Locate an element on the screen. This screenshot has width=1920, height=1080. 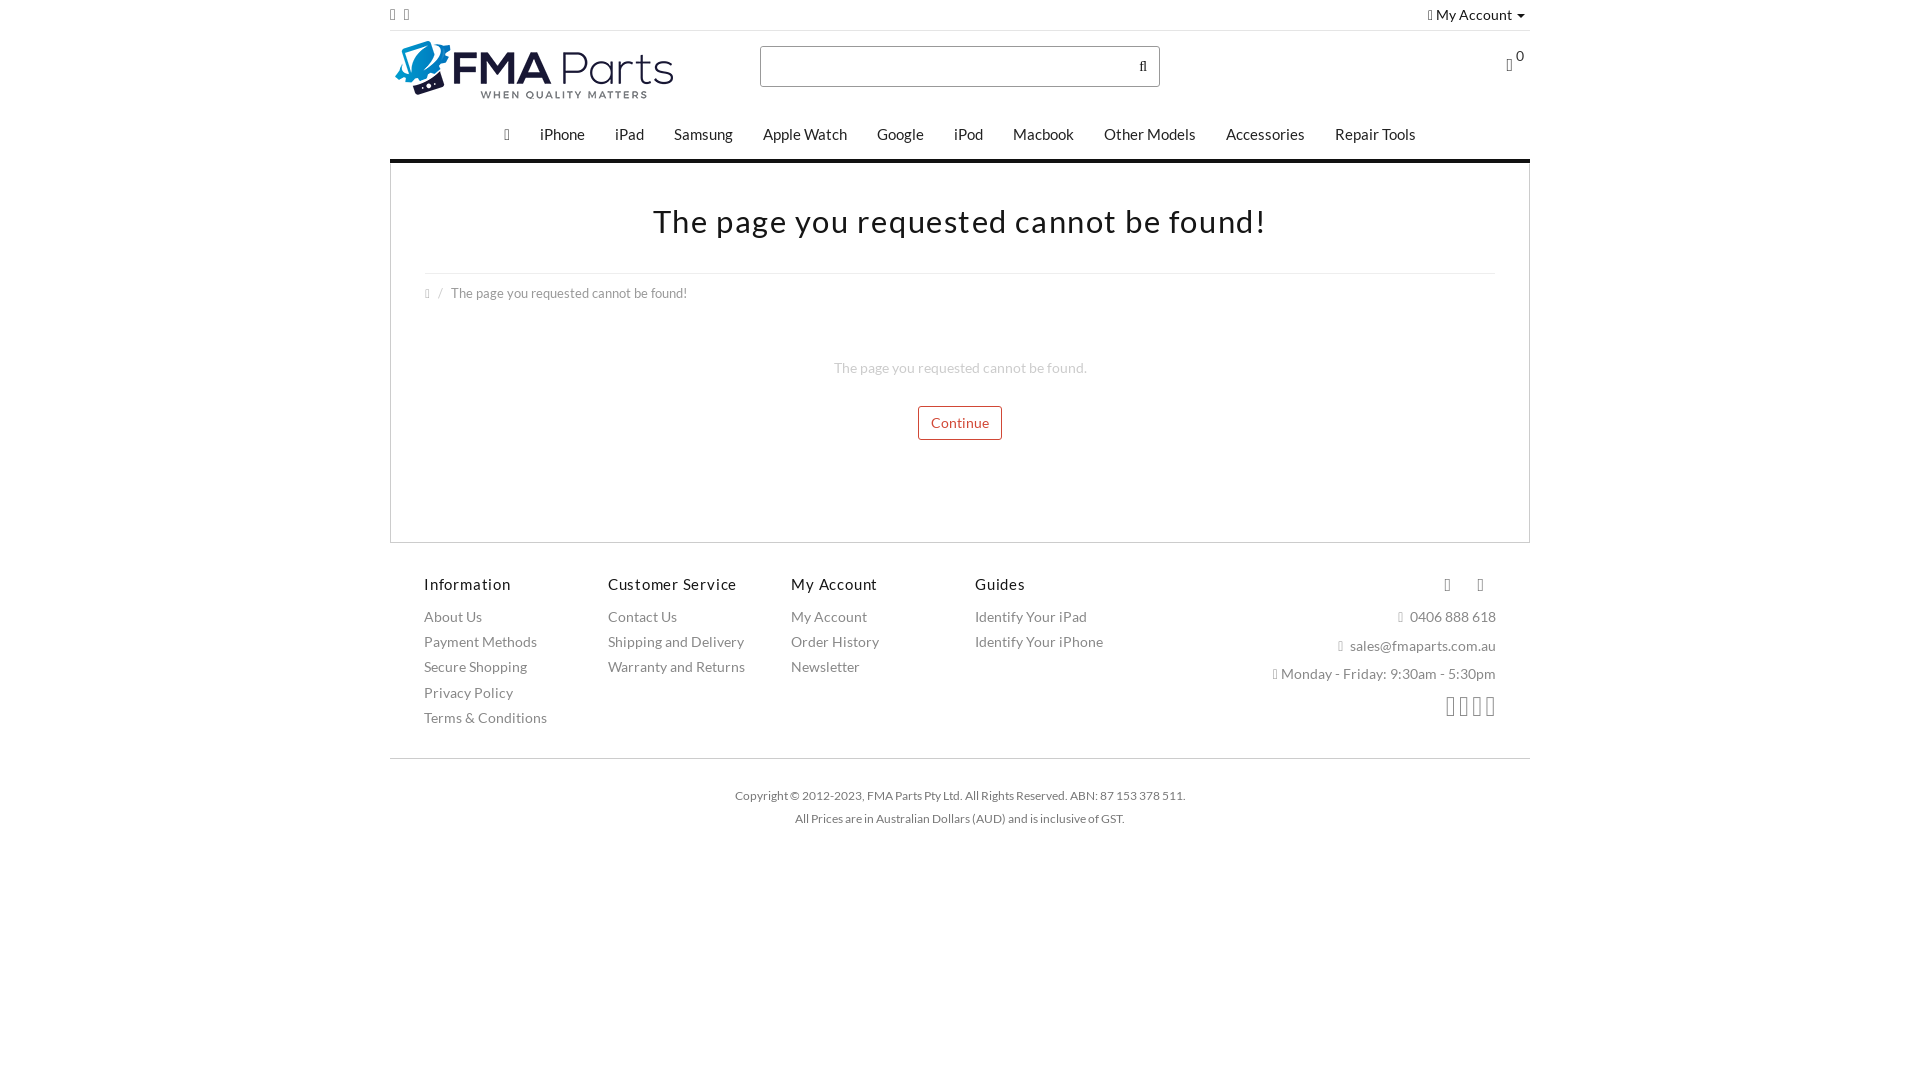
'Shipping and Delivery' is located at coordinates (676, 641).